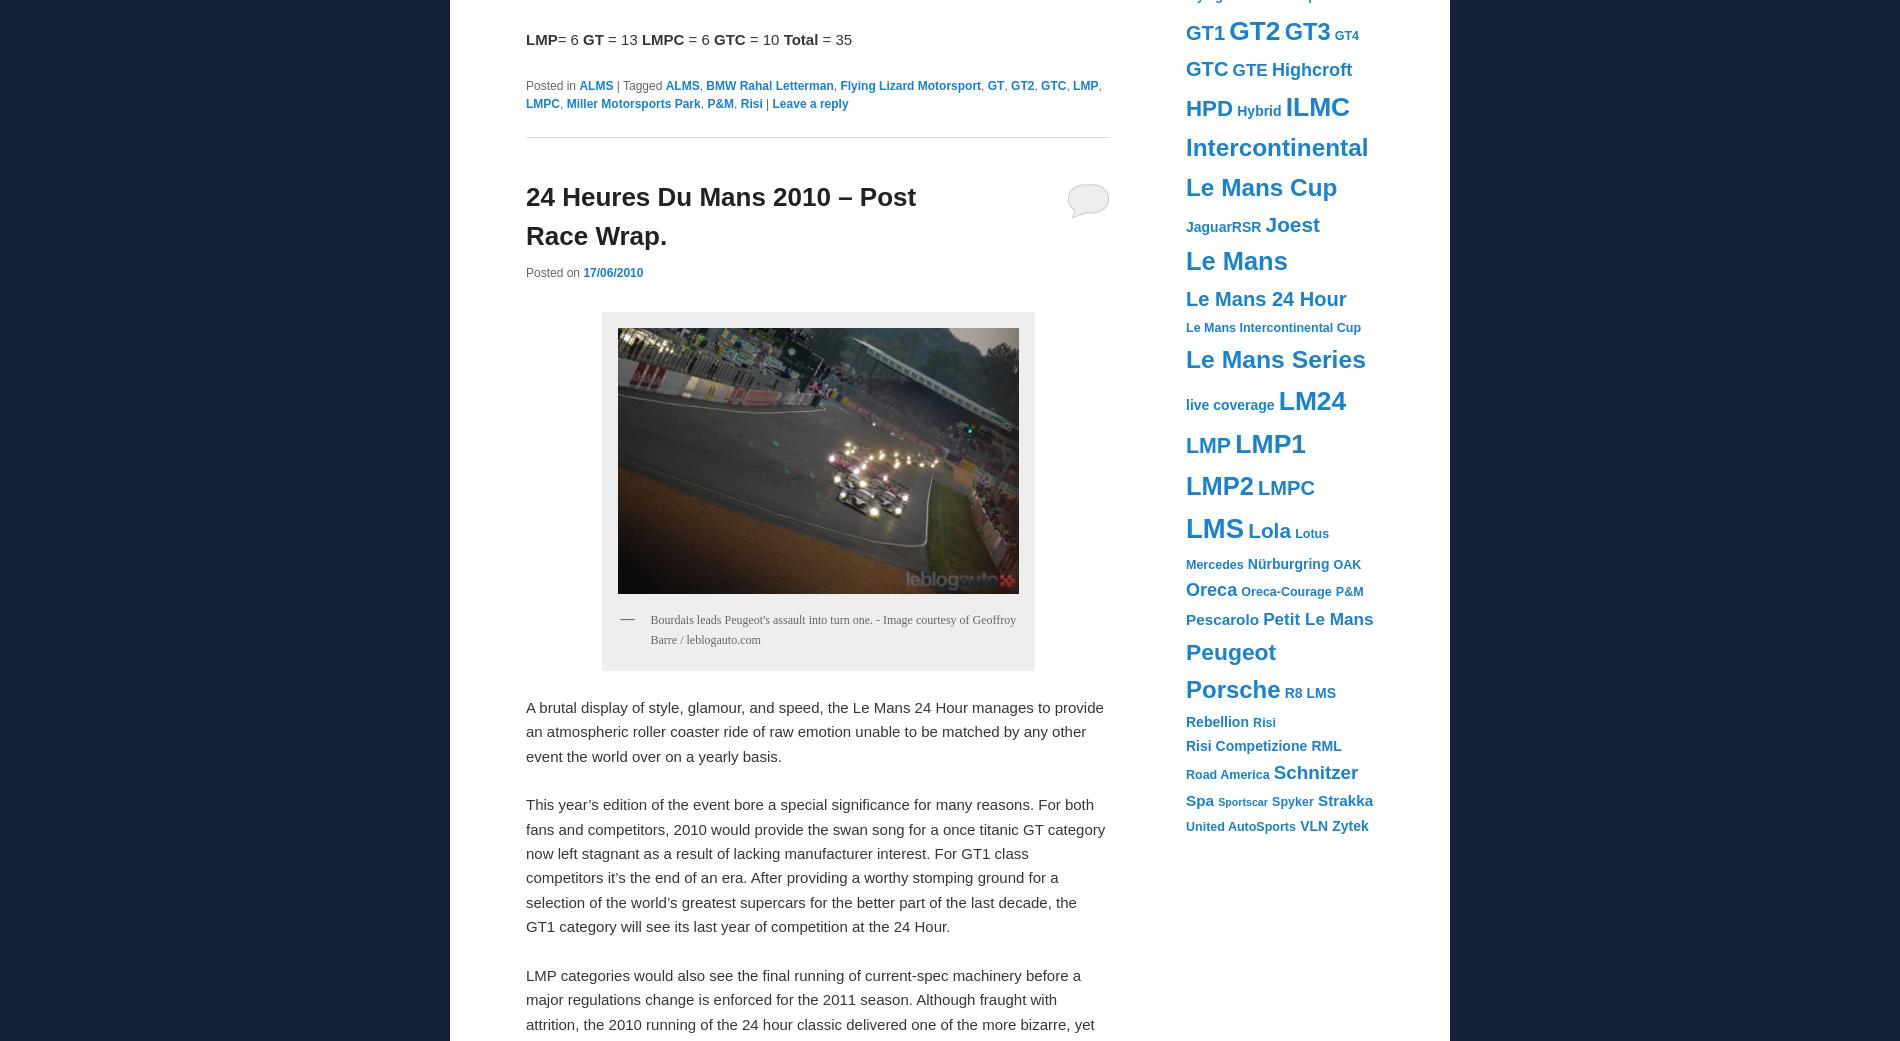 Image resolution: width=1900 pixels, height=1041 pixels. What do you see at coordinates (1210, 590) in the screenshot?
I see `'Oreca'` at bounding box center [1210, 590].